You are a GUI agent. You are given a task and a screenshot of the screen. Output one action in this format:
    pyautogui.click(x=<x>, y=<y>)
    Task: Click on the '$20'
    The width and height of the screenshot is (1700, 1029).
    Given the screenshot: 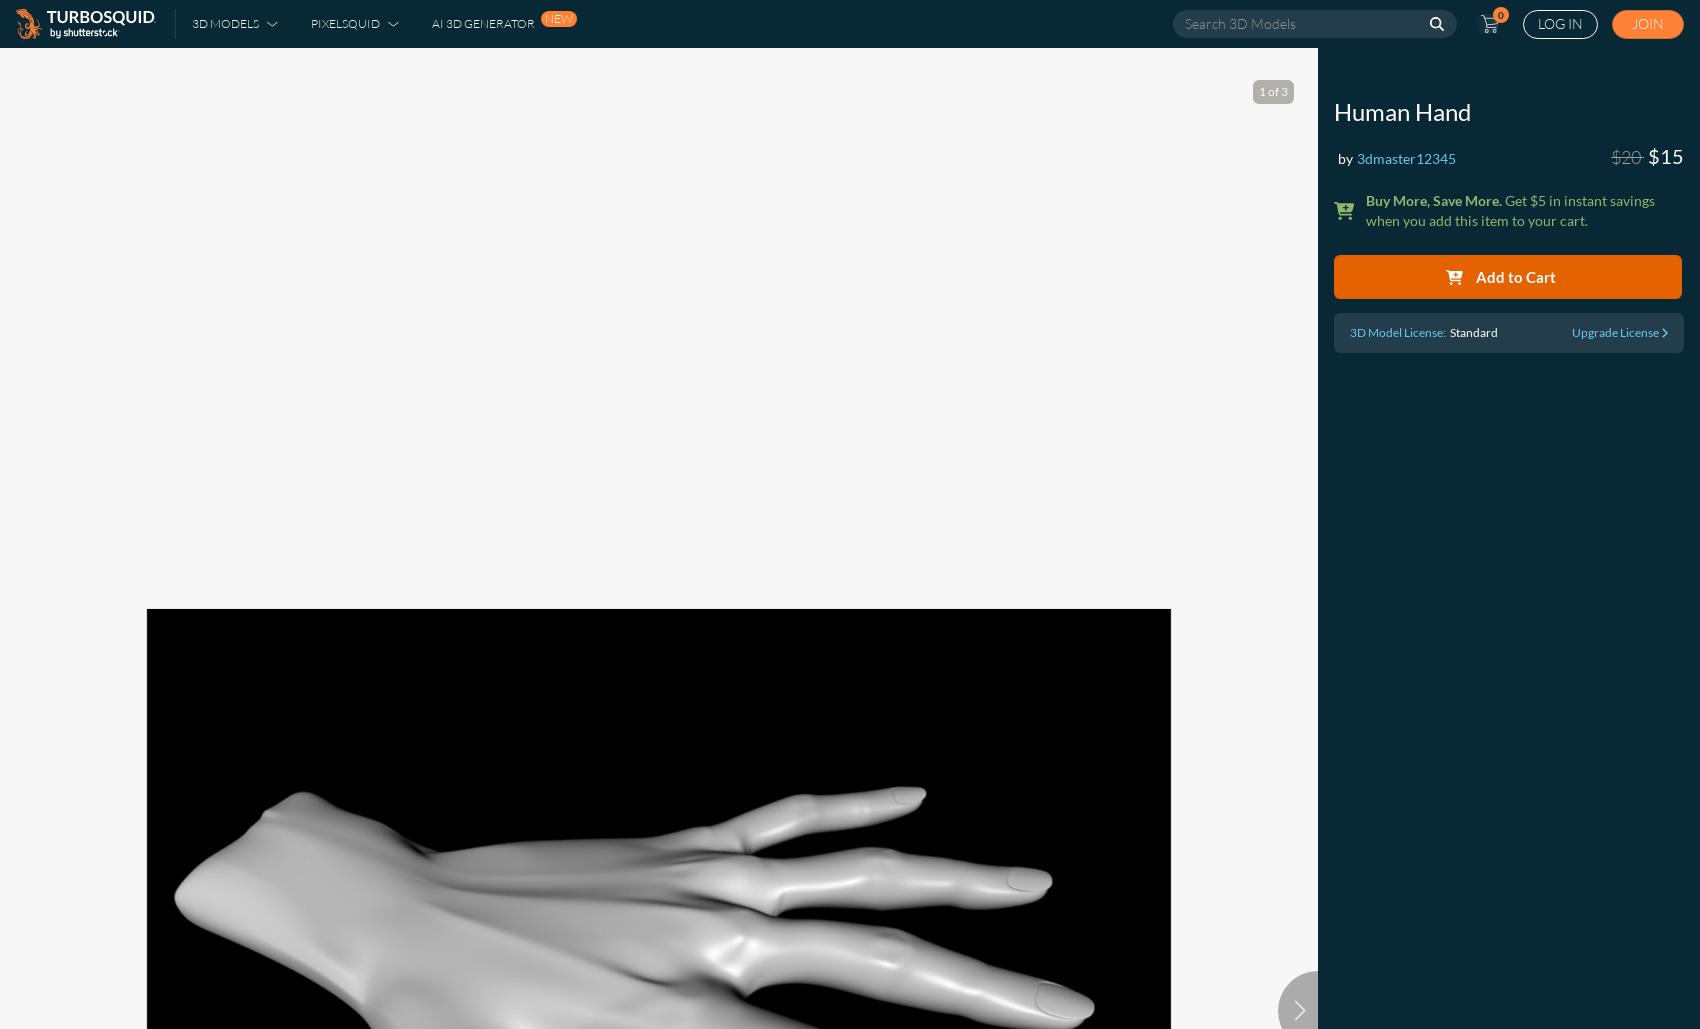 What is the action you would take?
    pyautogui.click(x=1626, y=157)
    